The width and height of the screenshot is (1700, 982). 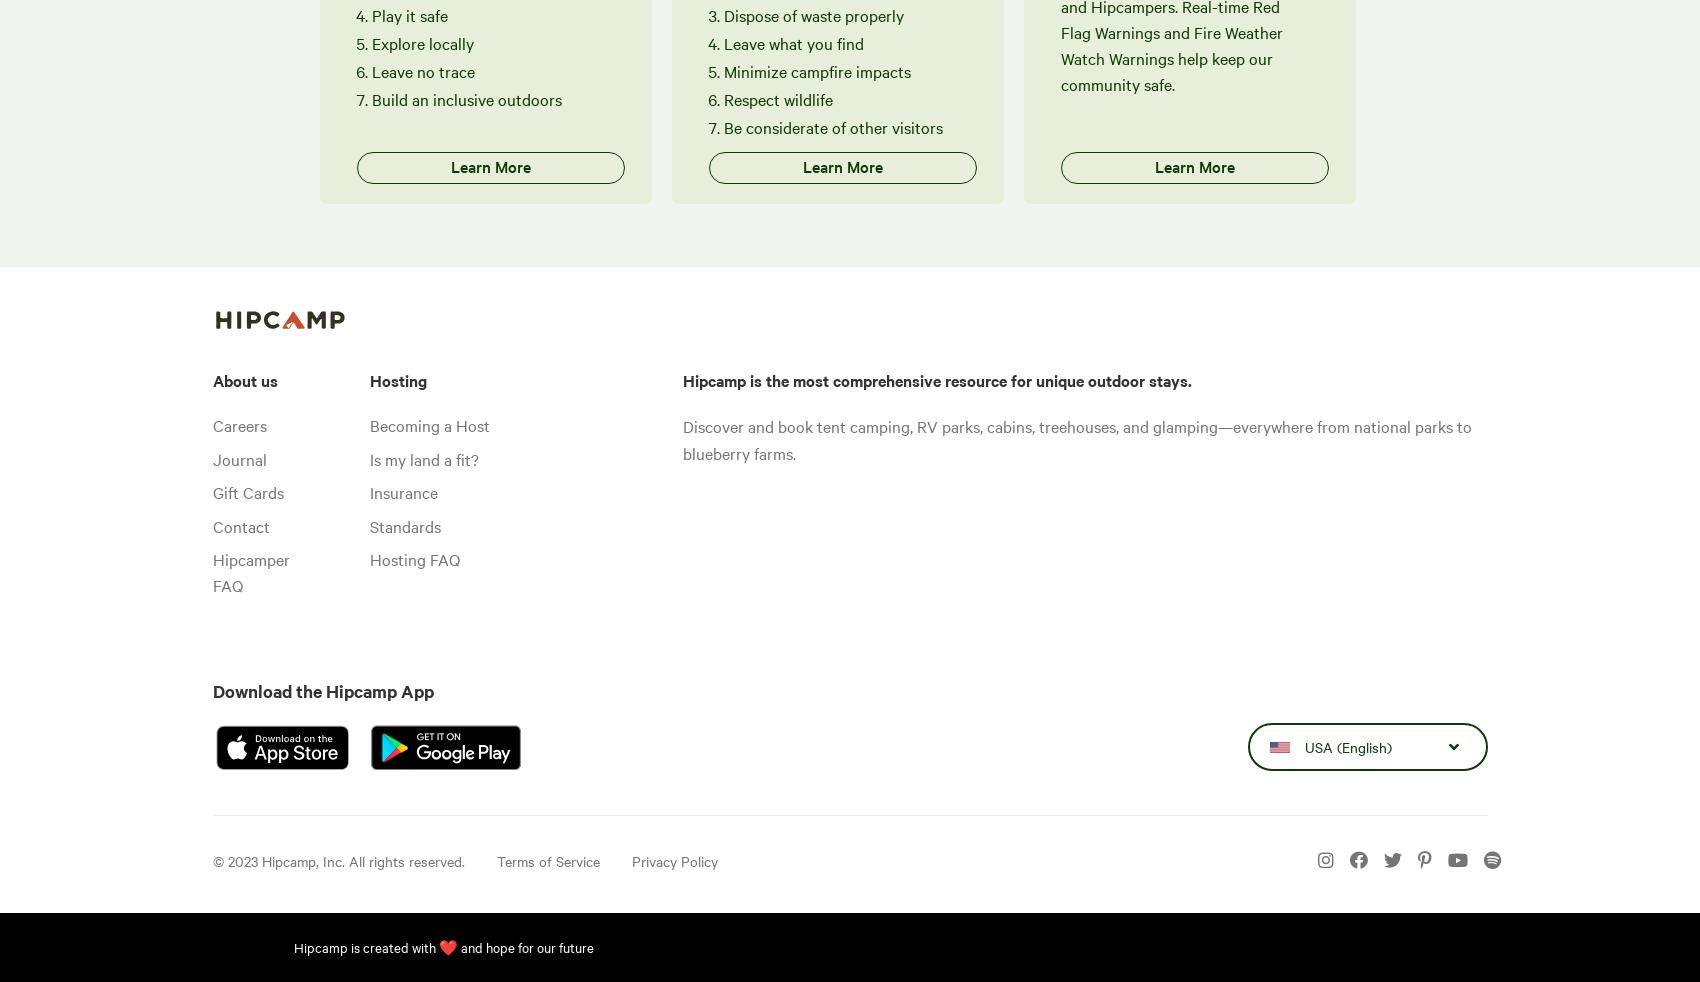 I want to click on 'Journal', so click(x=239, y=458).